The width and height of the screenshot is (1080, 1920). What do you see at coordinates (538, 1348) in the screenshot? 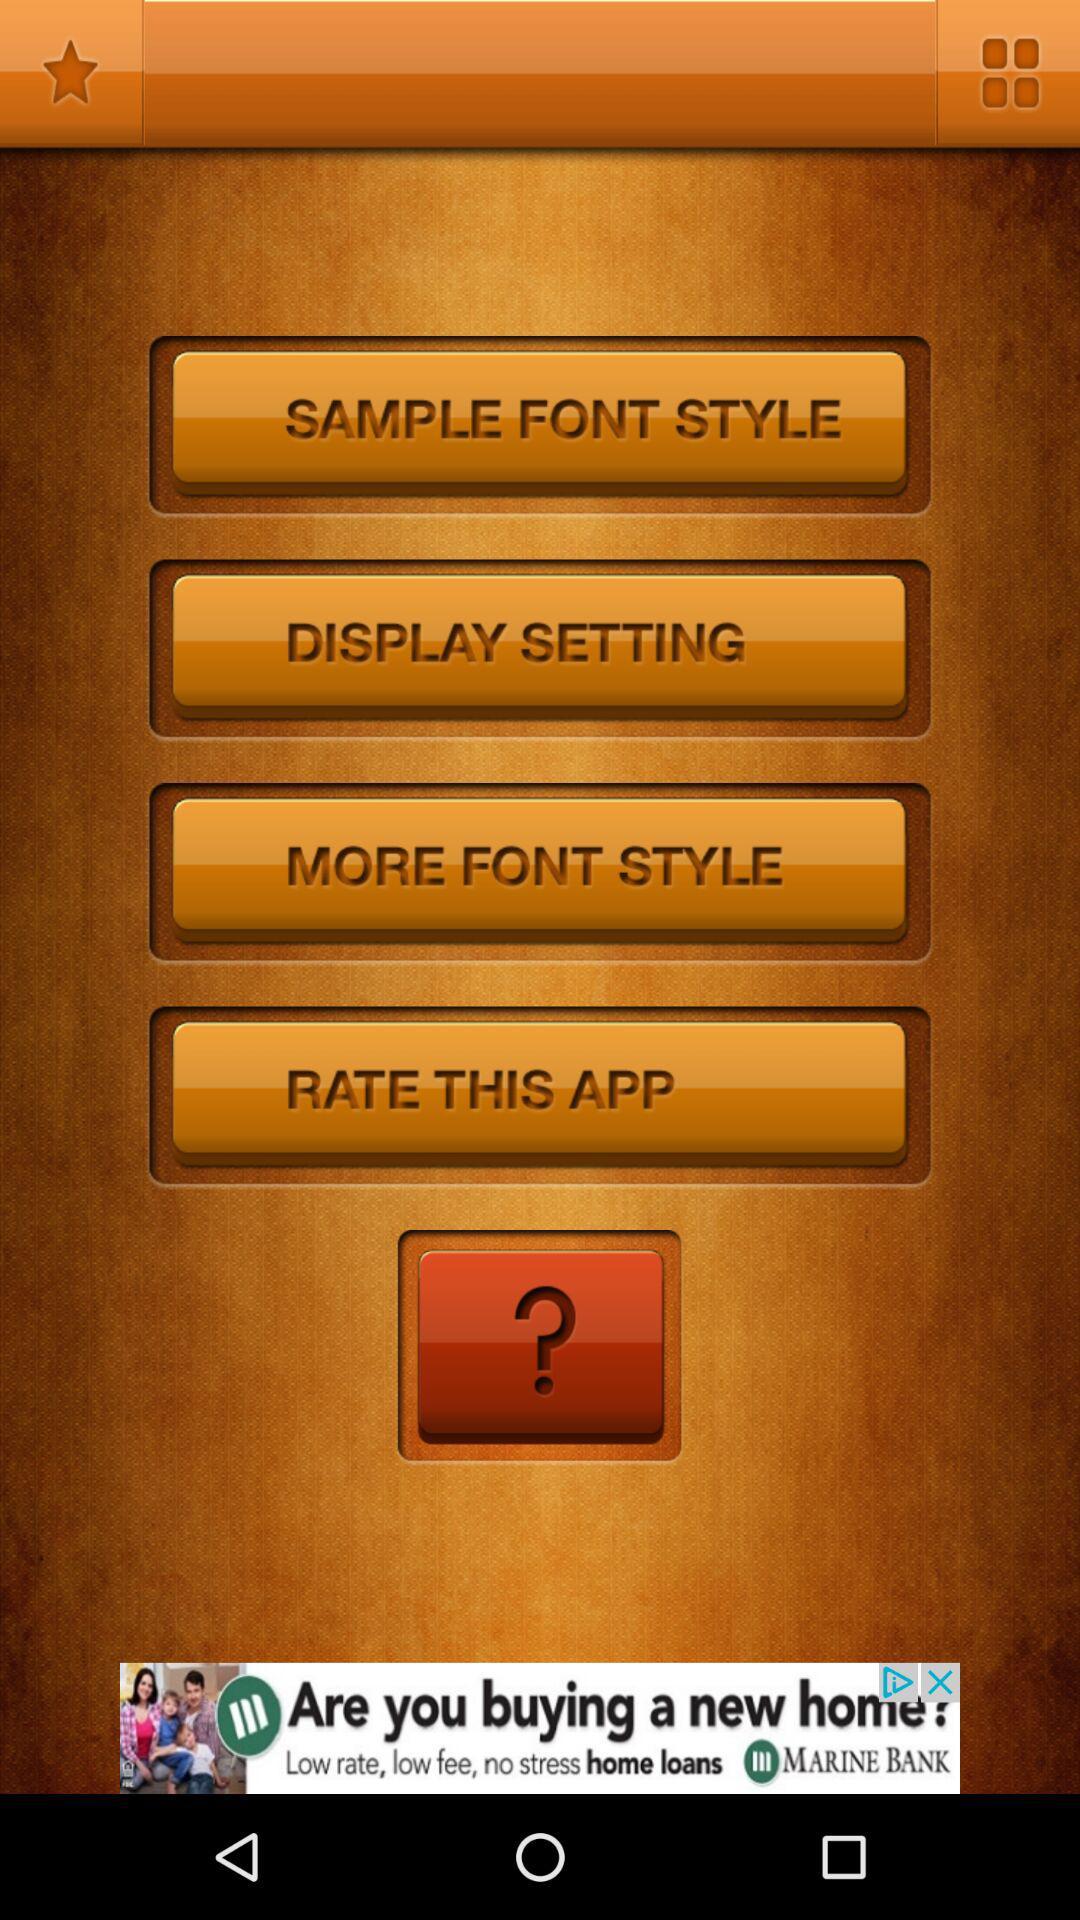
I see `click icon` at bounding box center [538, 1348].